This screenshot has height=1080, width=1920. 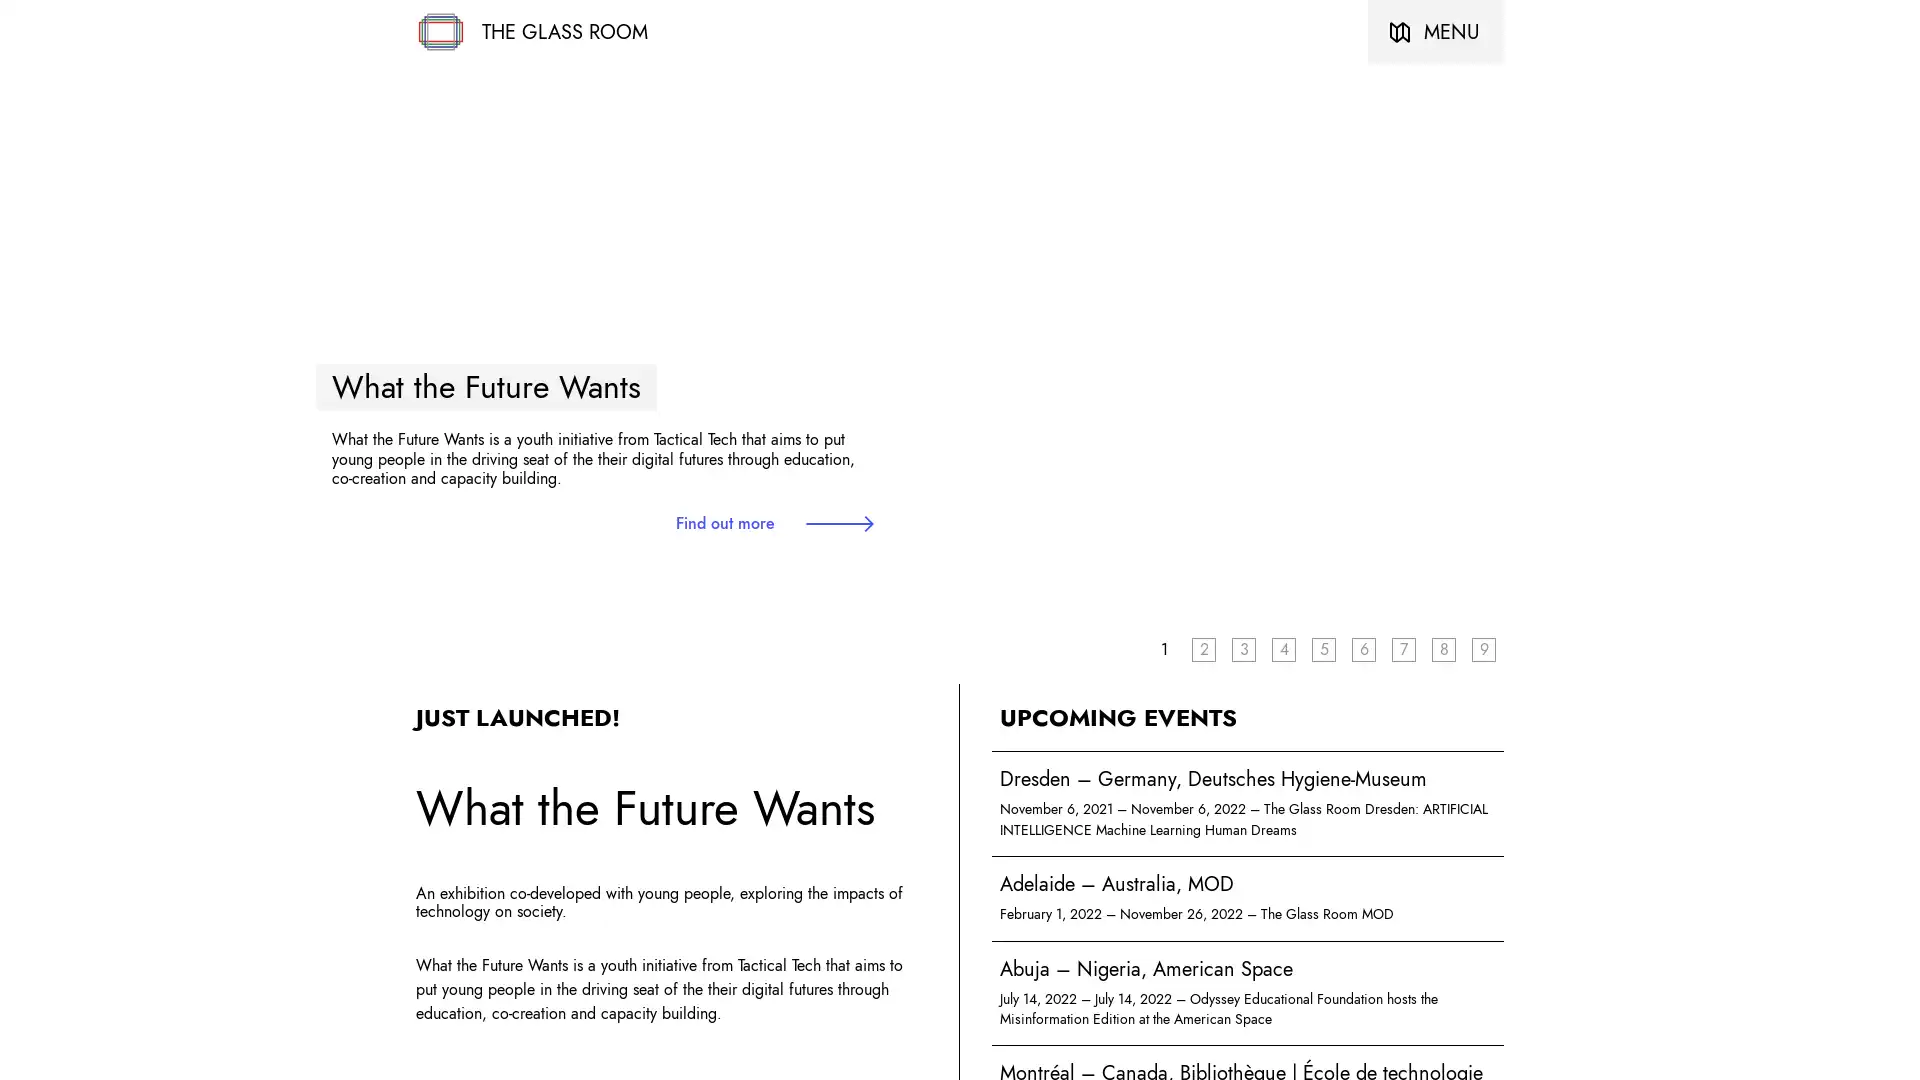 I want to click on slide item 1, so click(x=1163, y=648).